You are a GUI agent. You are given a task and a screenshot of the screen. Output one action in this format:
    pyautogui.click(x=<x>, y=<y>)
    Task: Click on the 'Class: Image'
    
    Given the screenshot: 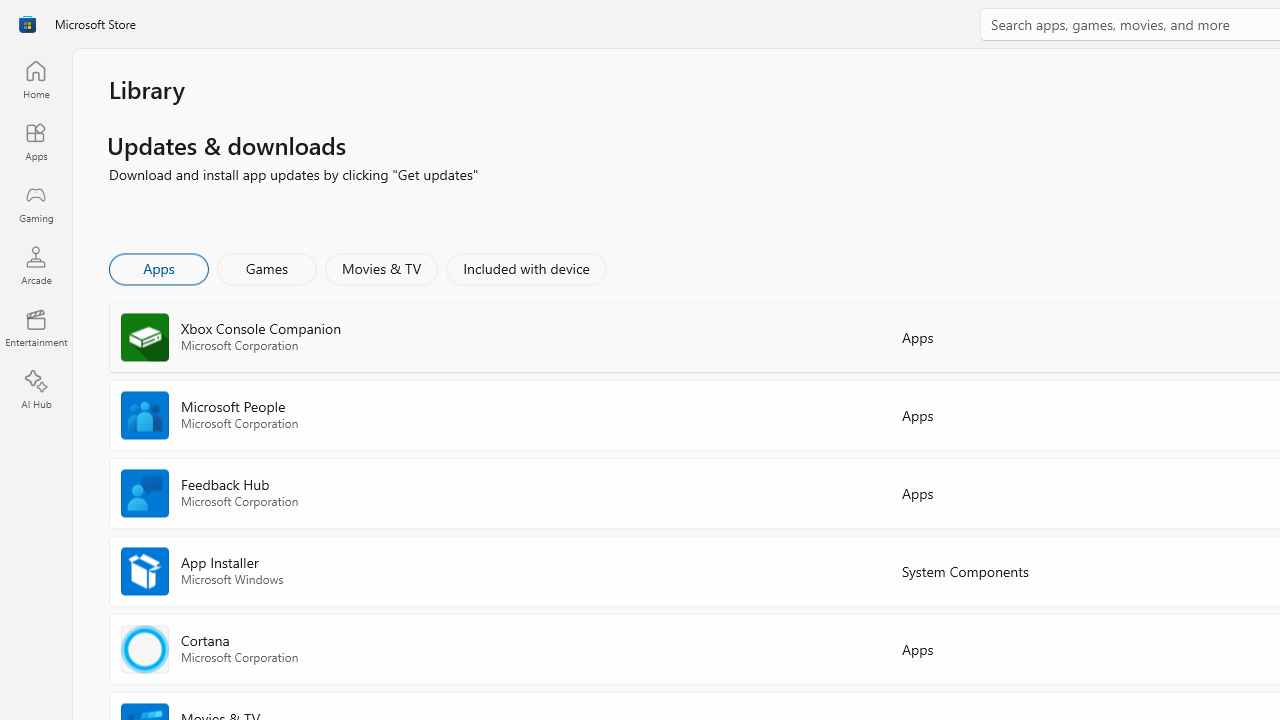 What is the action you would take?
    pyautogui.click(x=27, y=24)
    